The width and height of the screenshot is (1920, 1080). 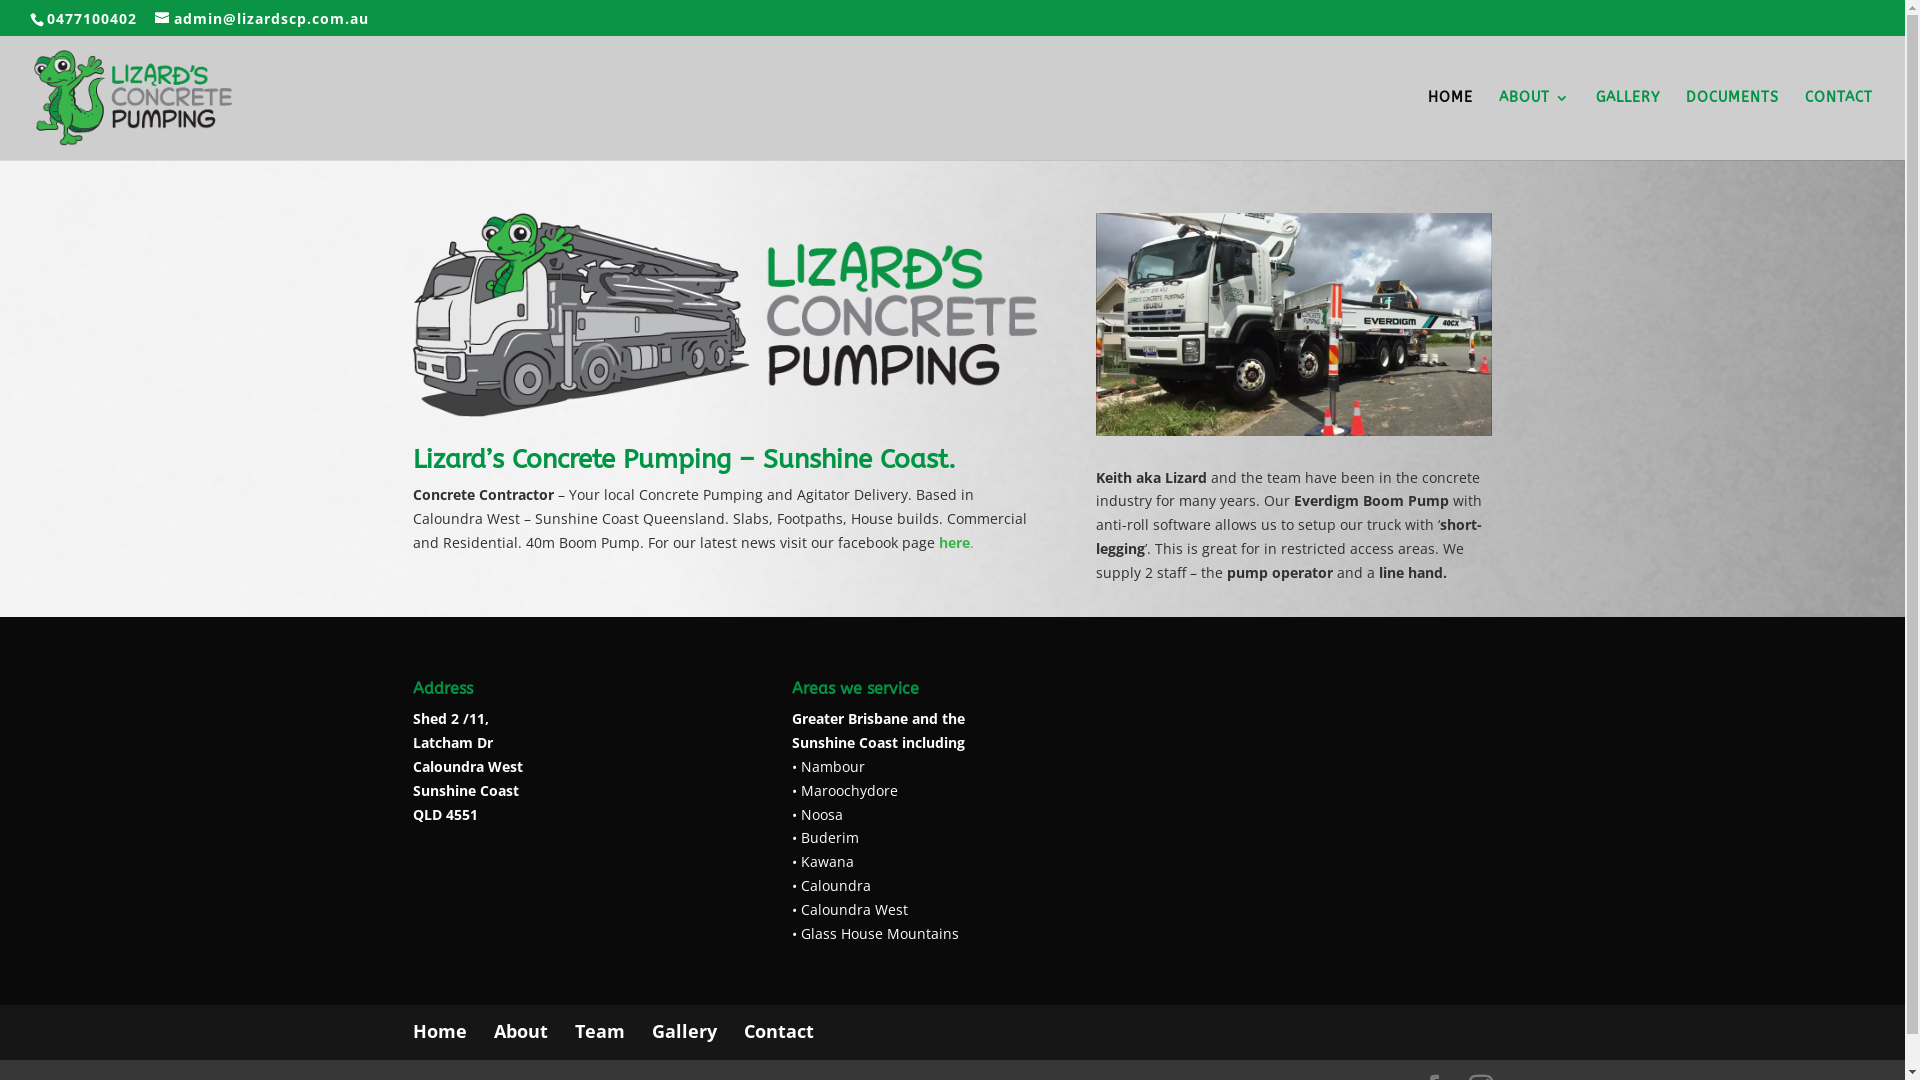 What do you see at coordinates (777, 1030) in the screenshot?
I see `'Contact'` at bounding box center [777, 1030].